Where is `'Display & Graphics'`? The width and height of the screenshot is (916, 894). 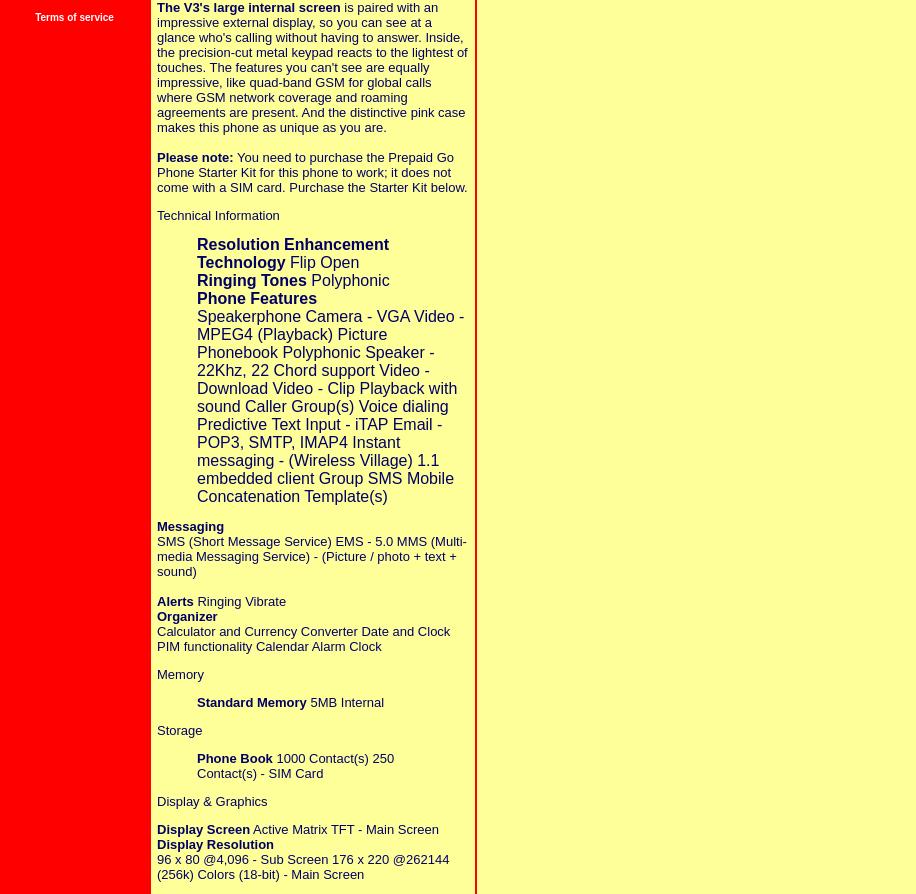
'Display & Graphics' is located at coordinates (210, 799).